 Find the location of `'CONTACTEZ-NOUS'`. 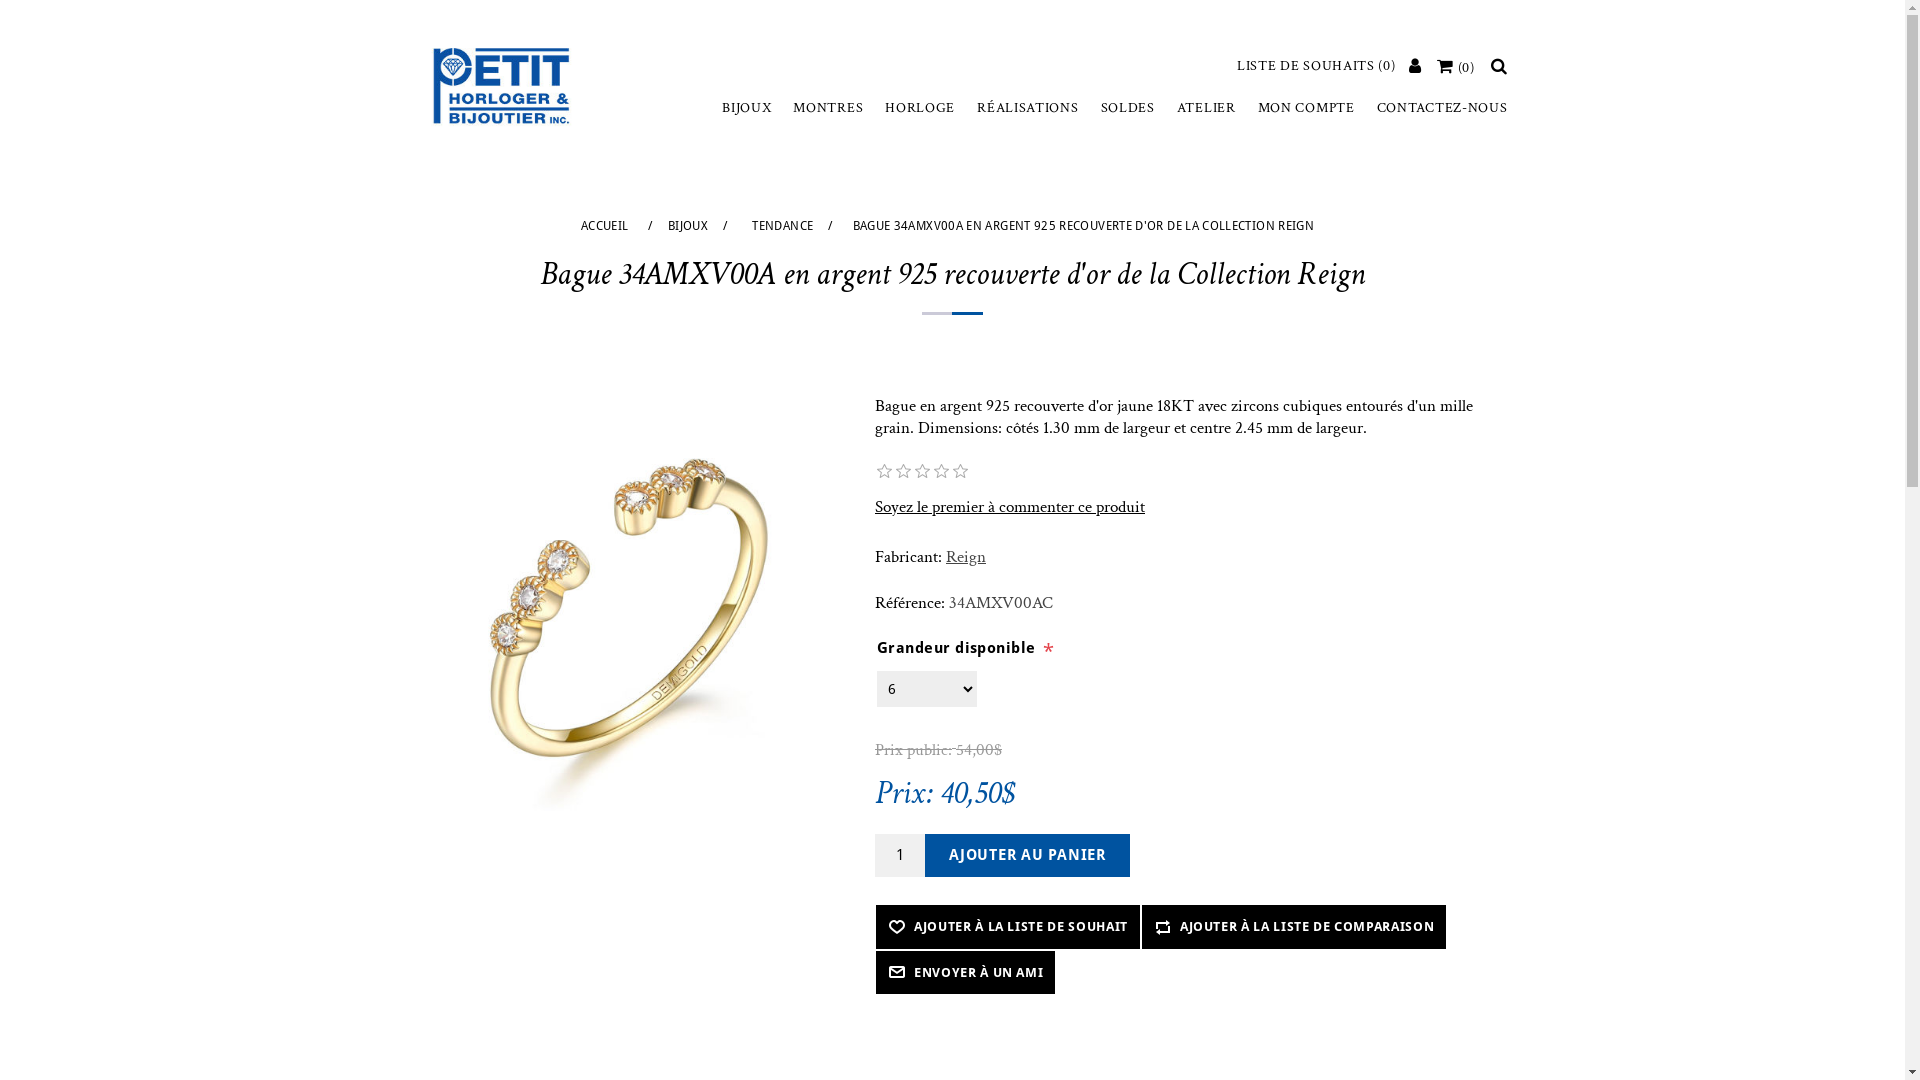

'CONTACTEZ-NOUS' is located at coordinates (1442, 108).